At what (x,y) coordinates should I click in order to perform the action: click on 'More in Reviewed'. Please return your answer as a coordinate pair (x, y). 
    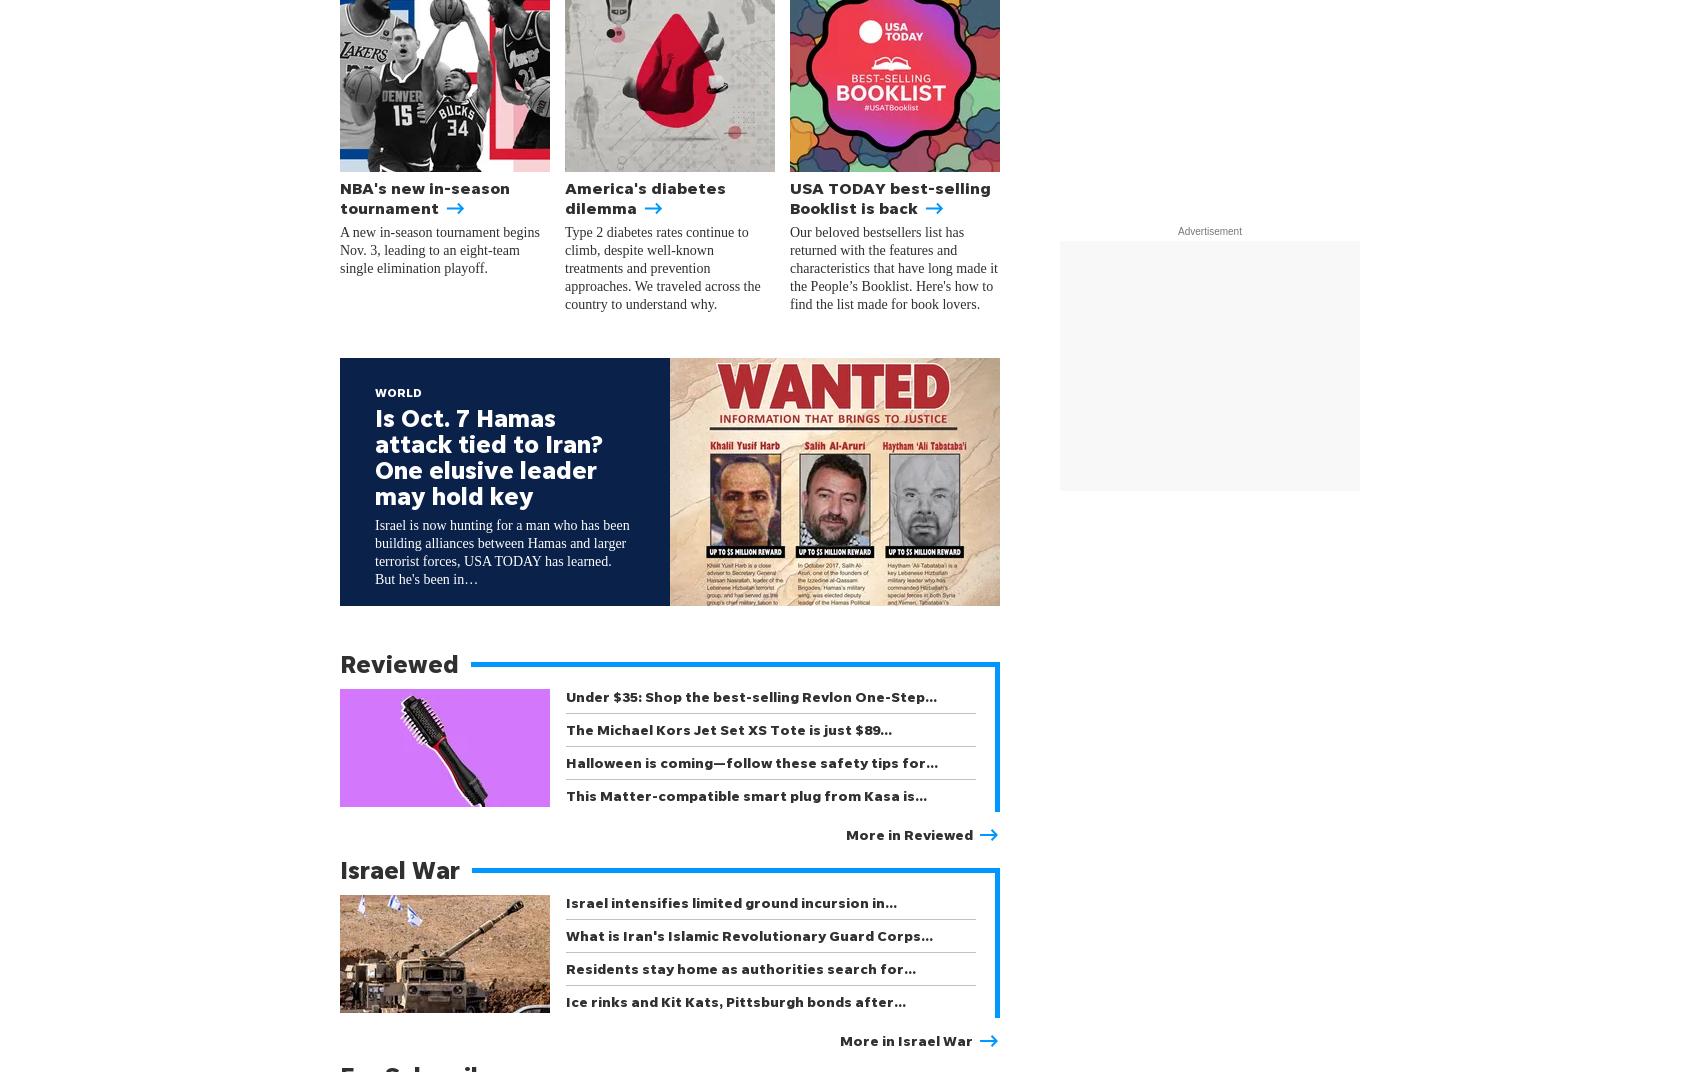
    Looking at the image, I should click on (909, 833).